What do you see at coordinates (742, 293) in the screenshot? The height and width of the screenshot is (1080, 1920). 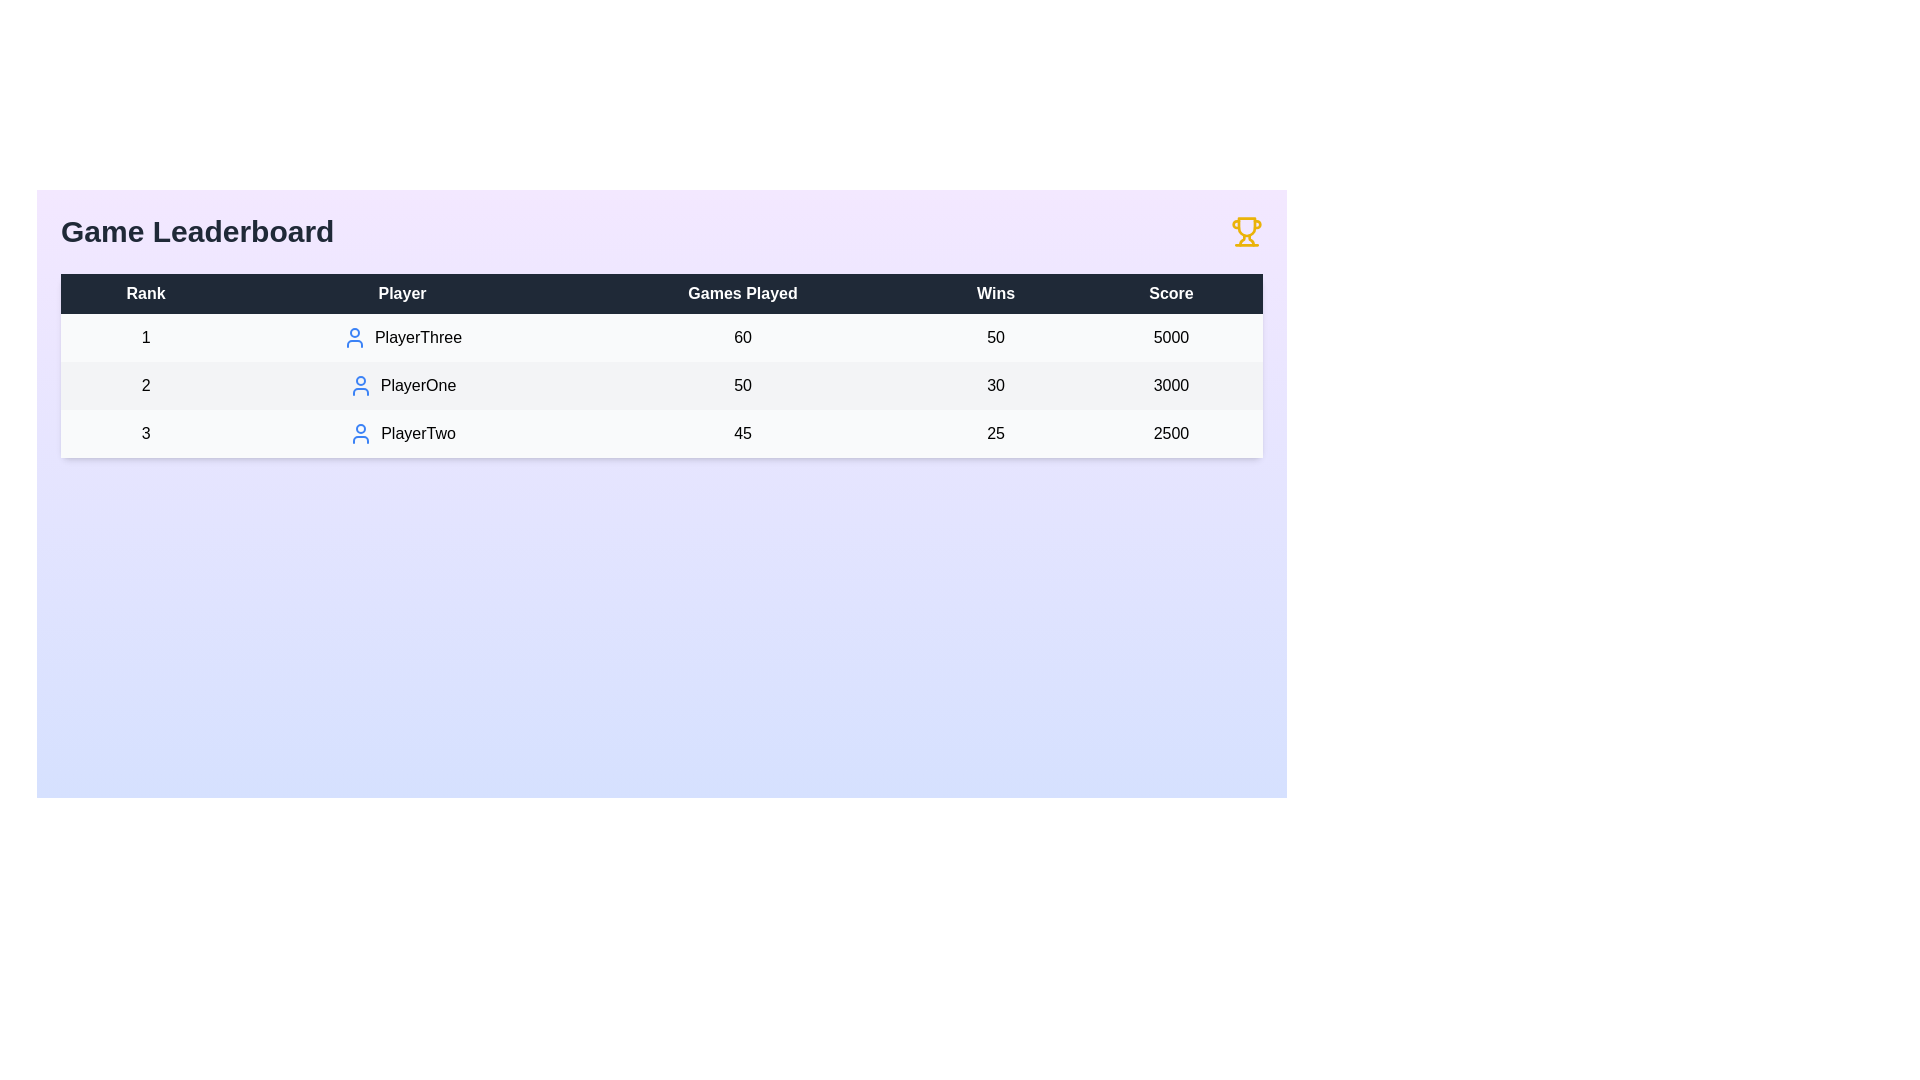 I see `the third column header of the table, which labels the number of games played, positioned between 'Player' and 'Wins'` at bounding box center [742, 293].